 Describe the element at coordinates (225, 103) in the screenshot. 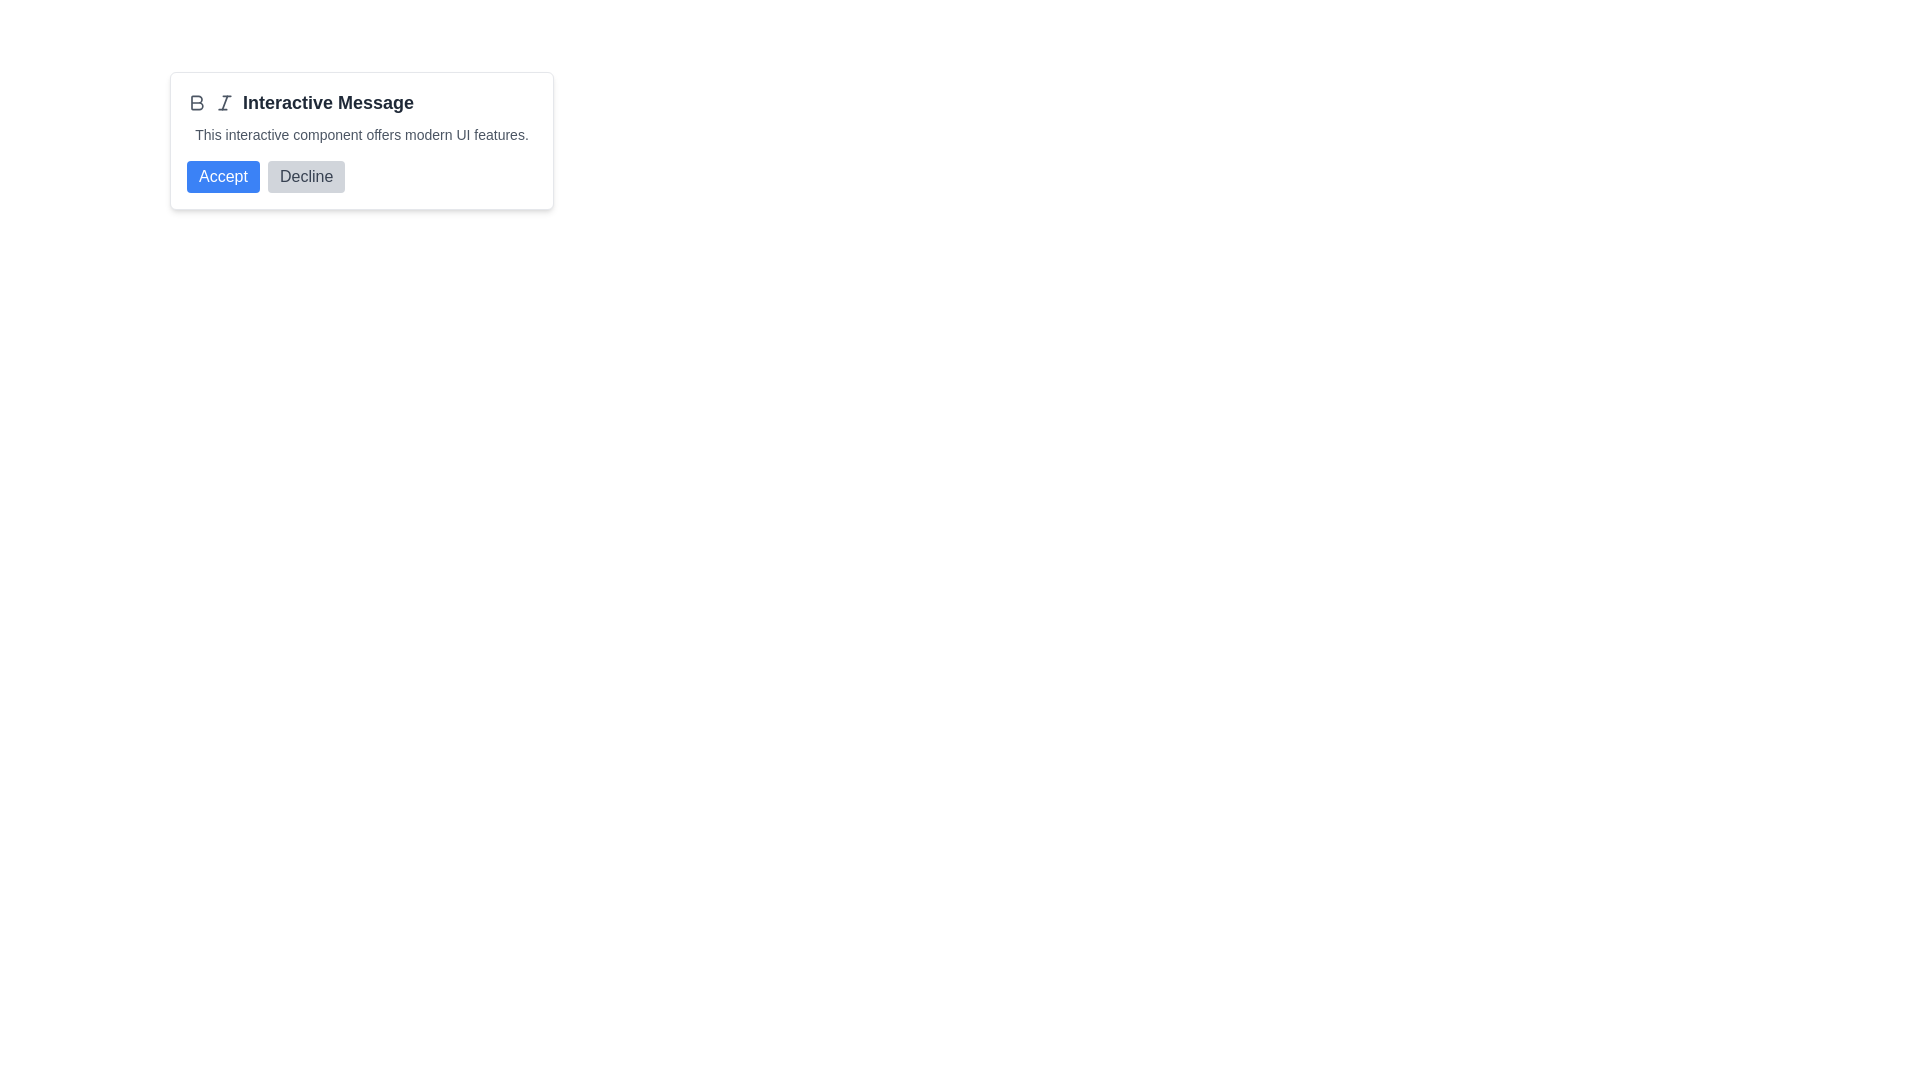

I see `the italic styling icon button located between the bold icon and the heading 'Interactive Message', positioned slightly above the buttons below` at that location.